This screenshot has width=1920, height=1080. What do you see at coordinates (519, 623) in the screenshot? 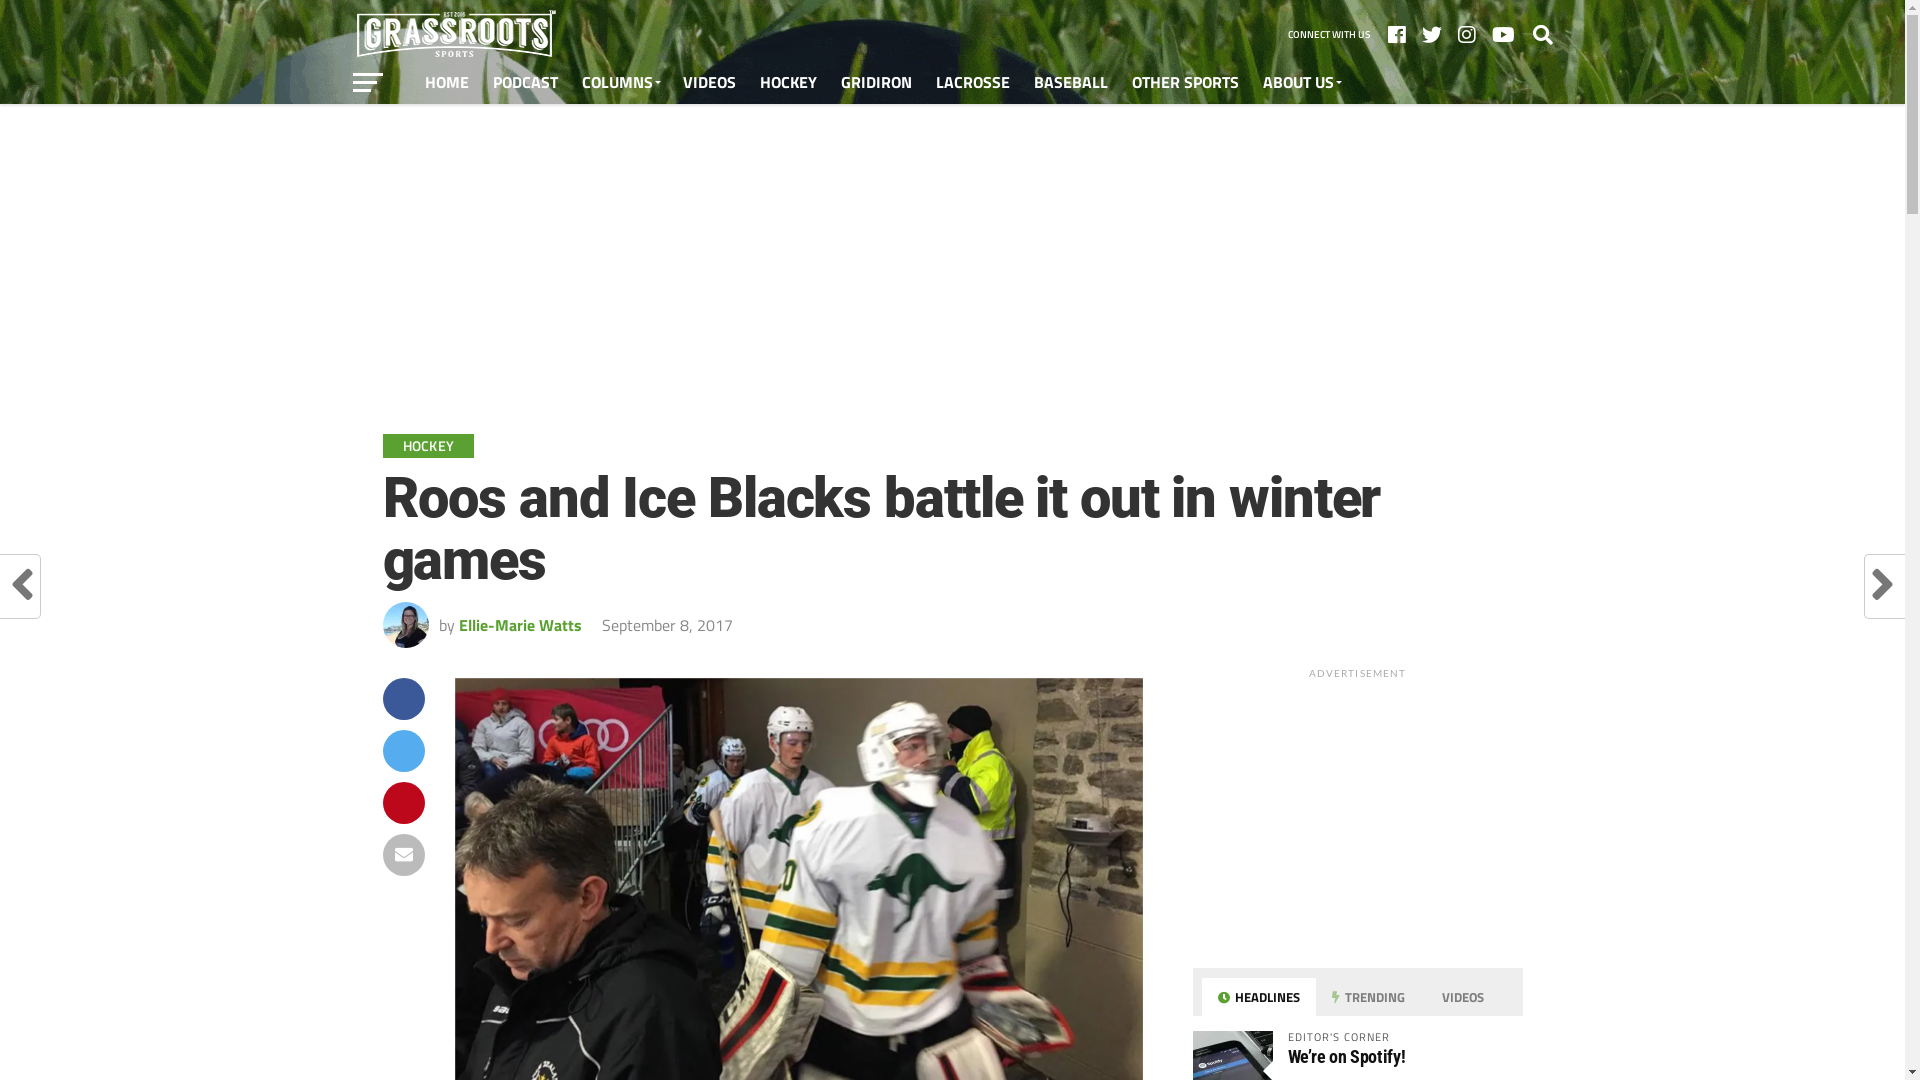
I see `'Ellie-Marie Watts'` at bounding box center [519, 623].